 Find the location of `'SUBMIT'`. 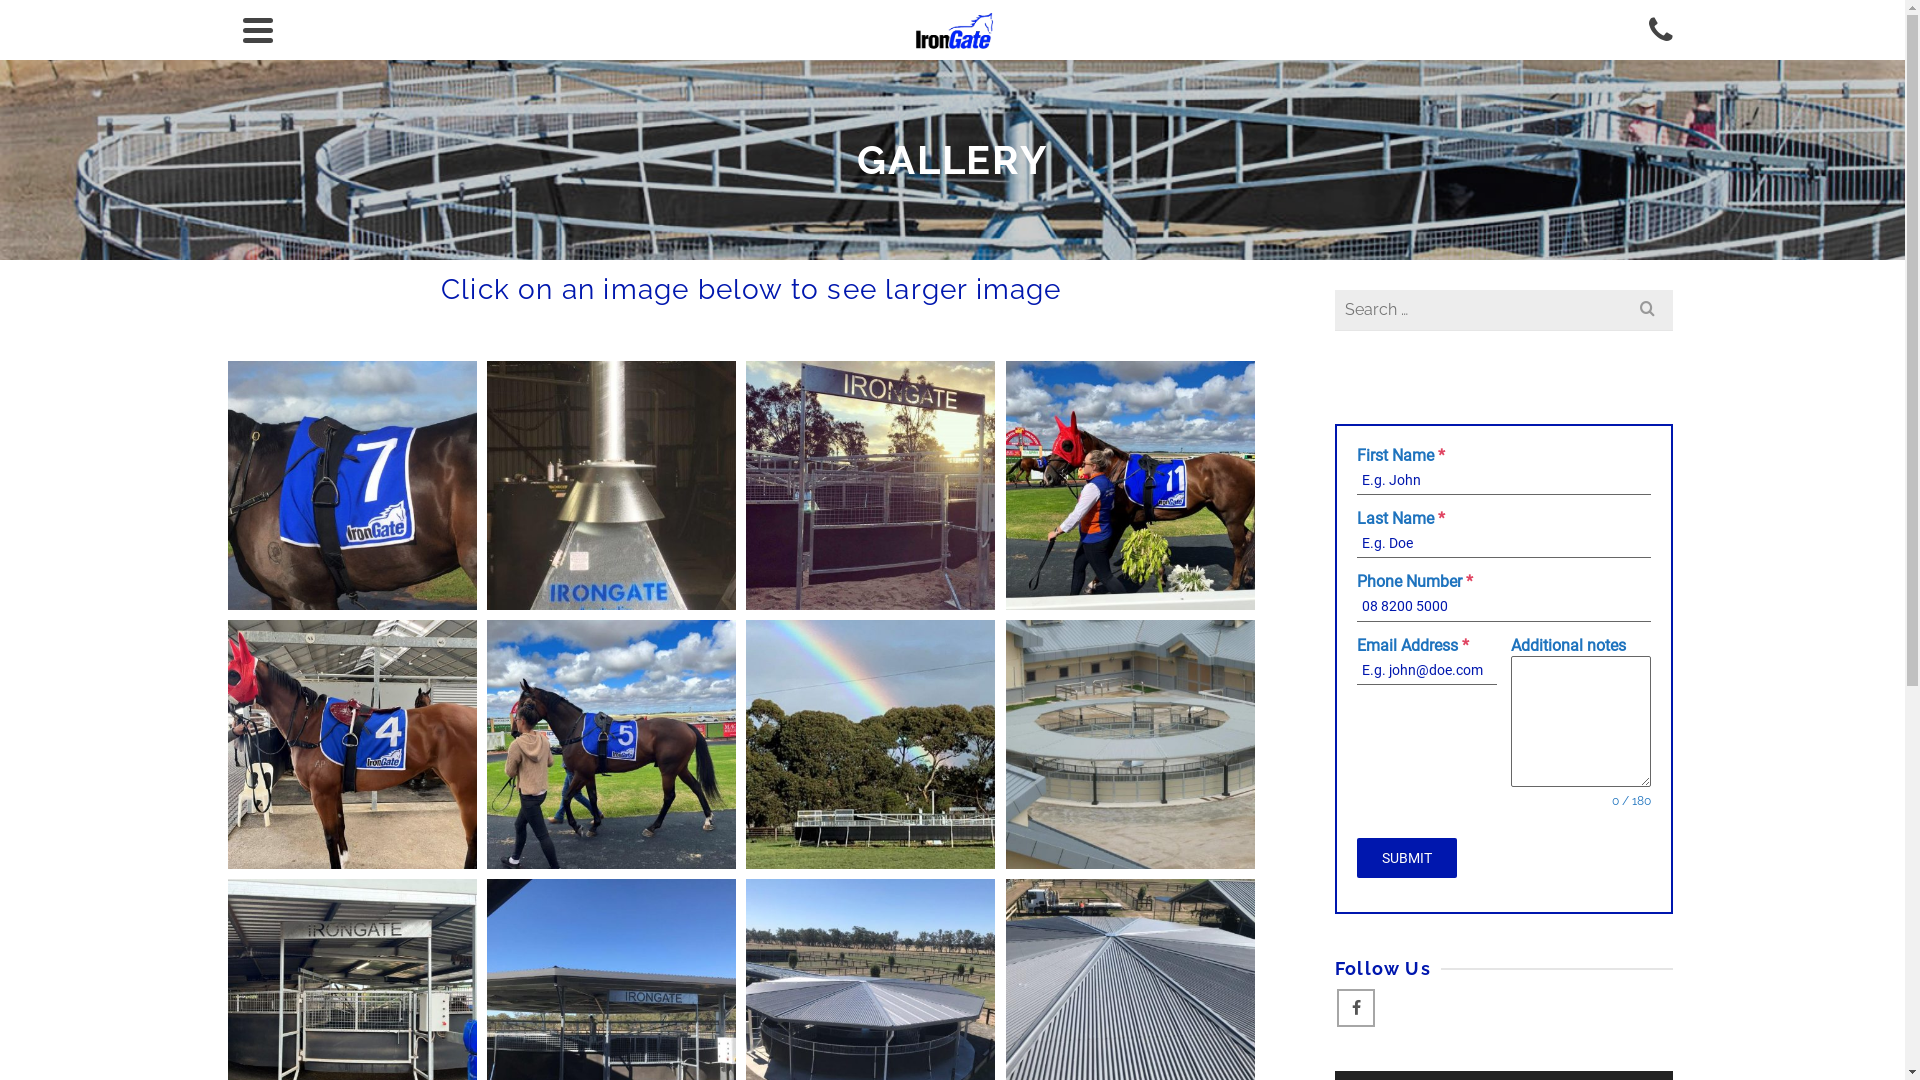

'SUBMIT' is located at coordinates (1405, 856).